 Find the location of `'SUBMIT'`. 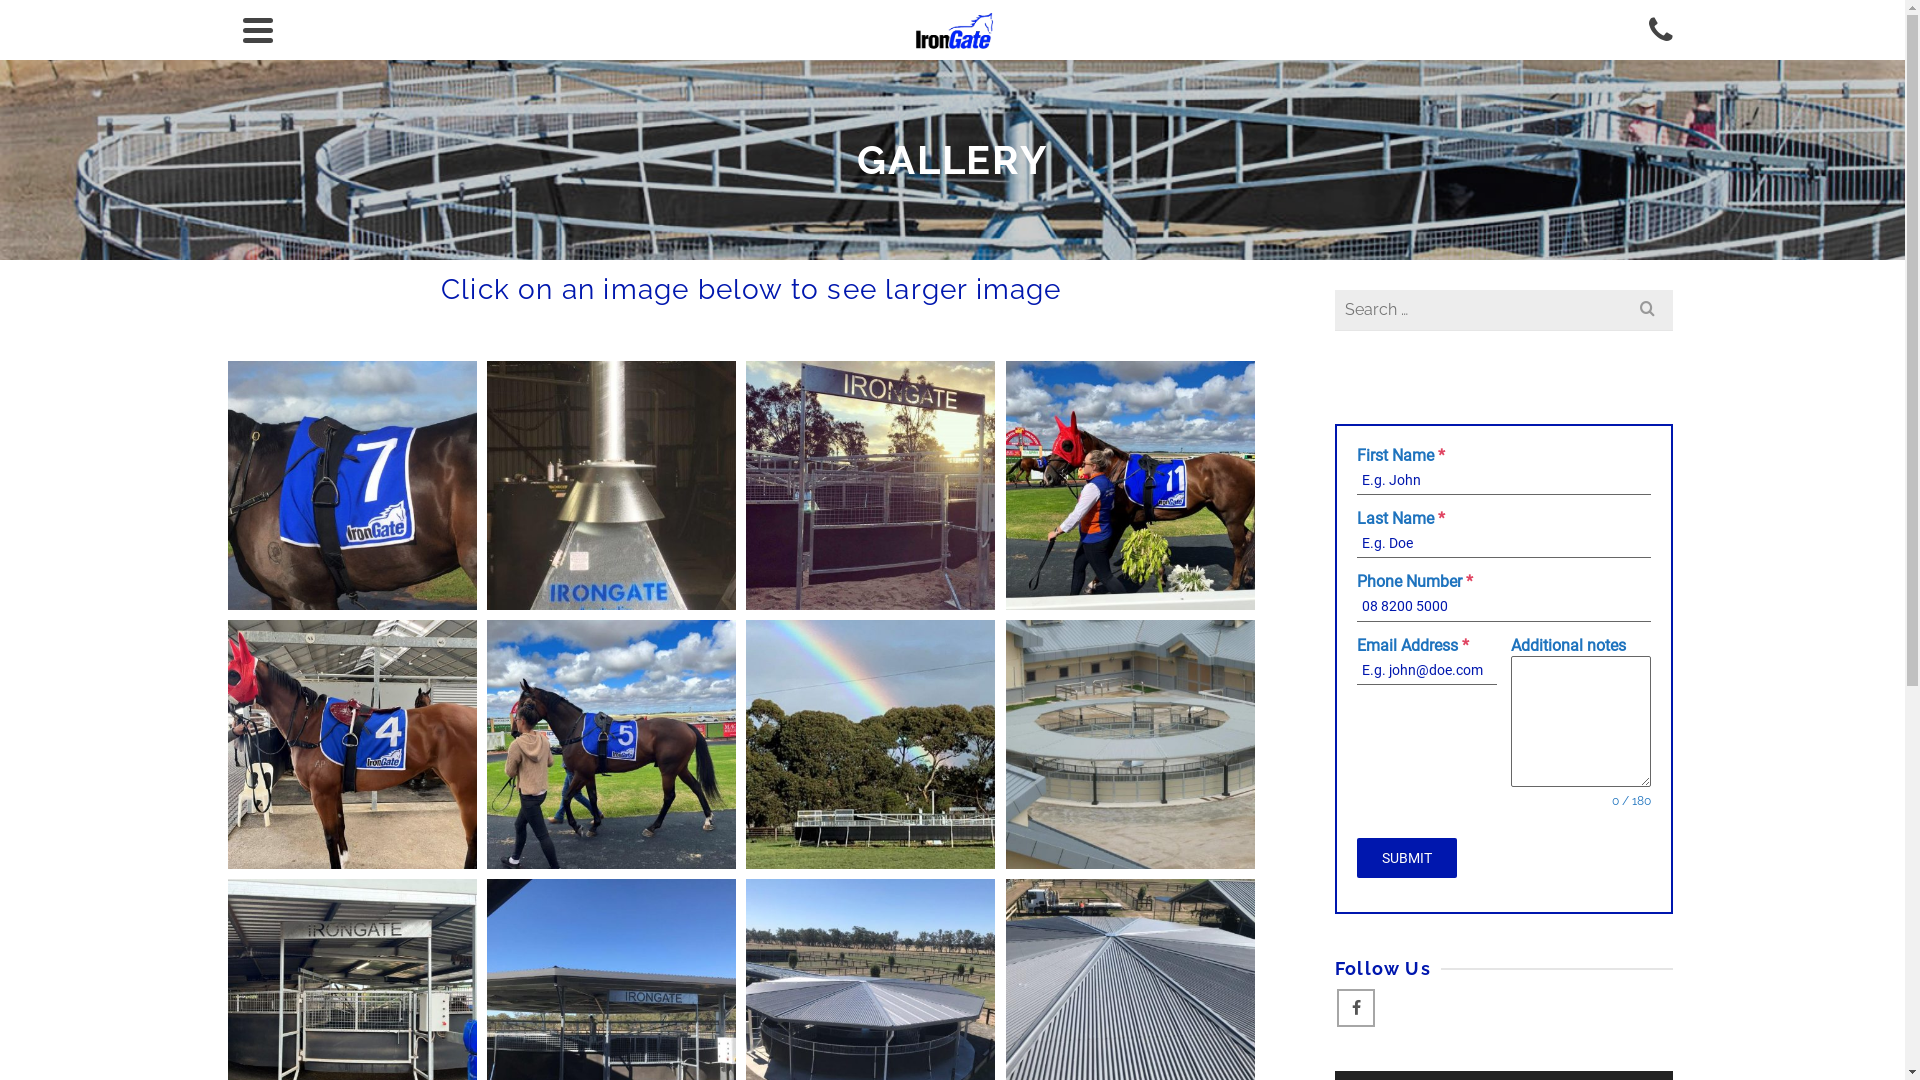

'SUBMIT' is located at coordinates (1405, 856).